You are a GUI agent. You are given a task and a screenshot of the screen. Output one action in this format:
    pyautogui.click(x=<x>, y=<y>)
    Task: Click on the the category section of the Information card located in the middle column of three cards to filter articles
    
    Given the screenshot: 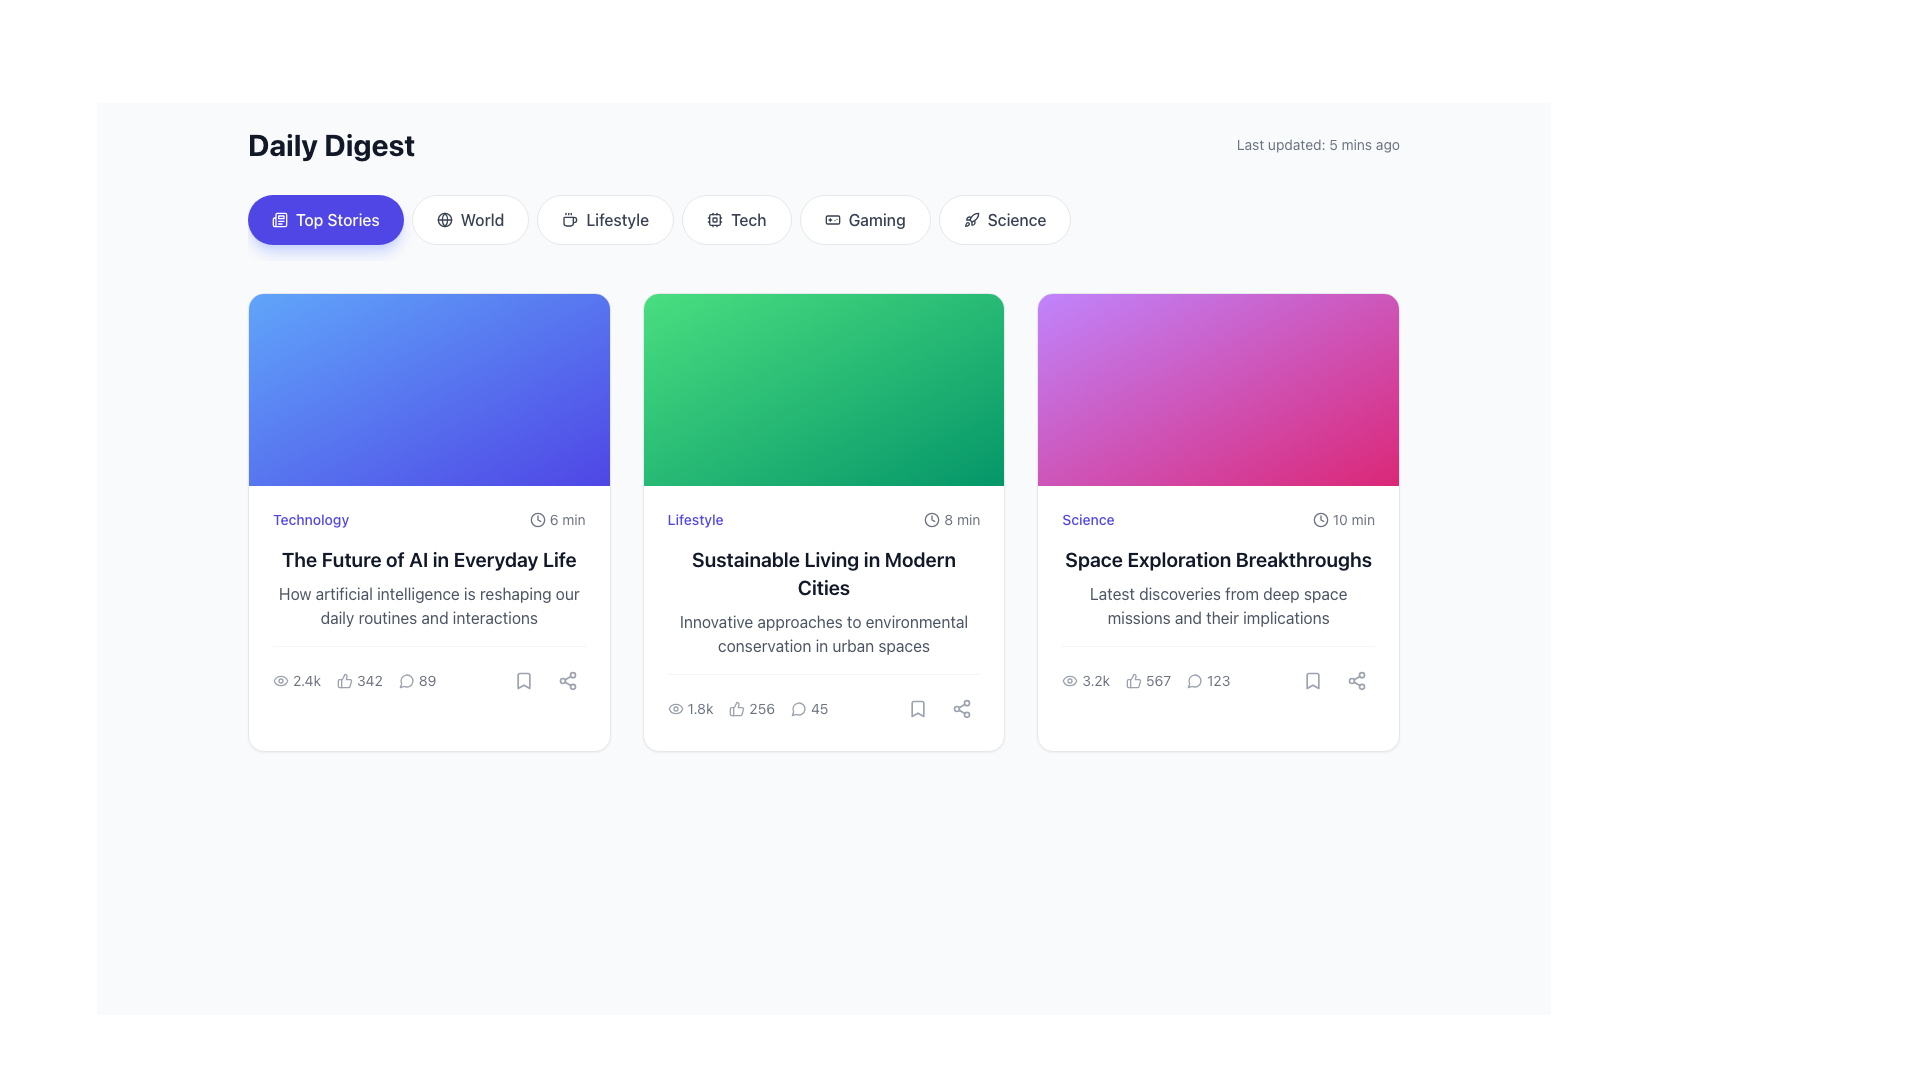 What is the action you would take?
    pyautogui.click(x=824, y=617)
    